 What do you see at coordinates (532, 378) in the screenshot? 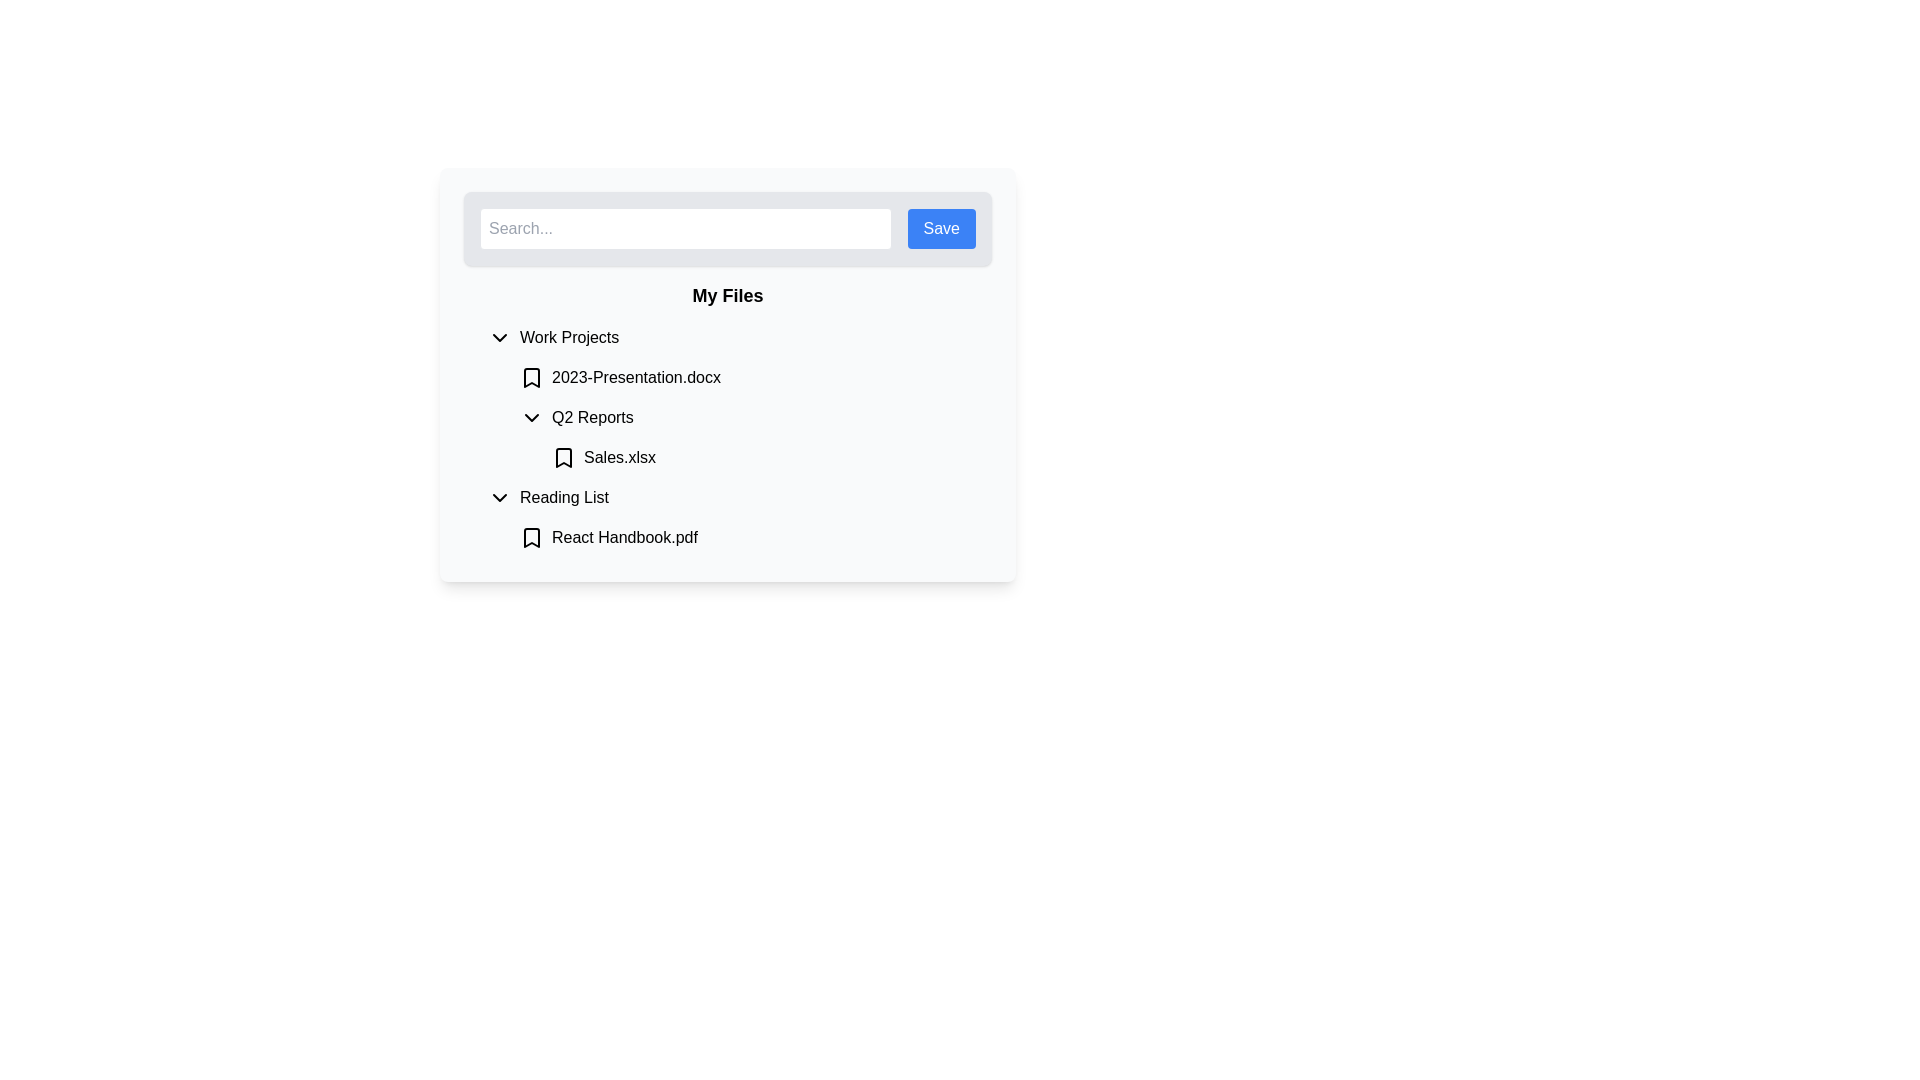
I see `the black bookmark icon located to the left of the '2023-Presentation.docx' label in the 'My Files' section to mark the document` at bounding box center [532, 378].